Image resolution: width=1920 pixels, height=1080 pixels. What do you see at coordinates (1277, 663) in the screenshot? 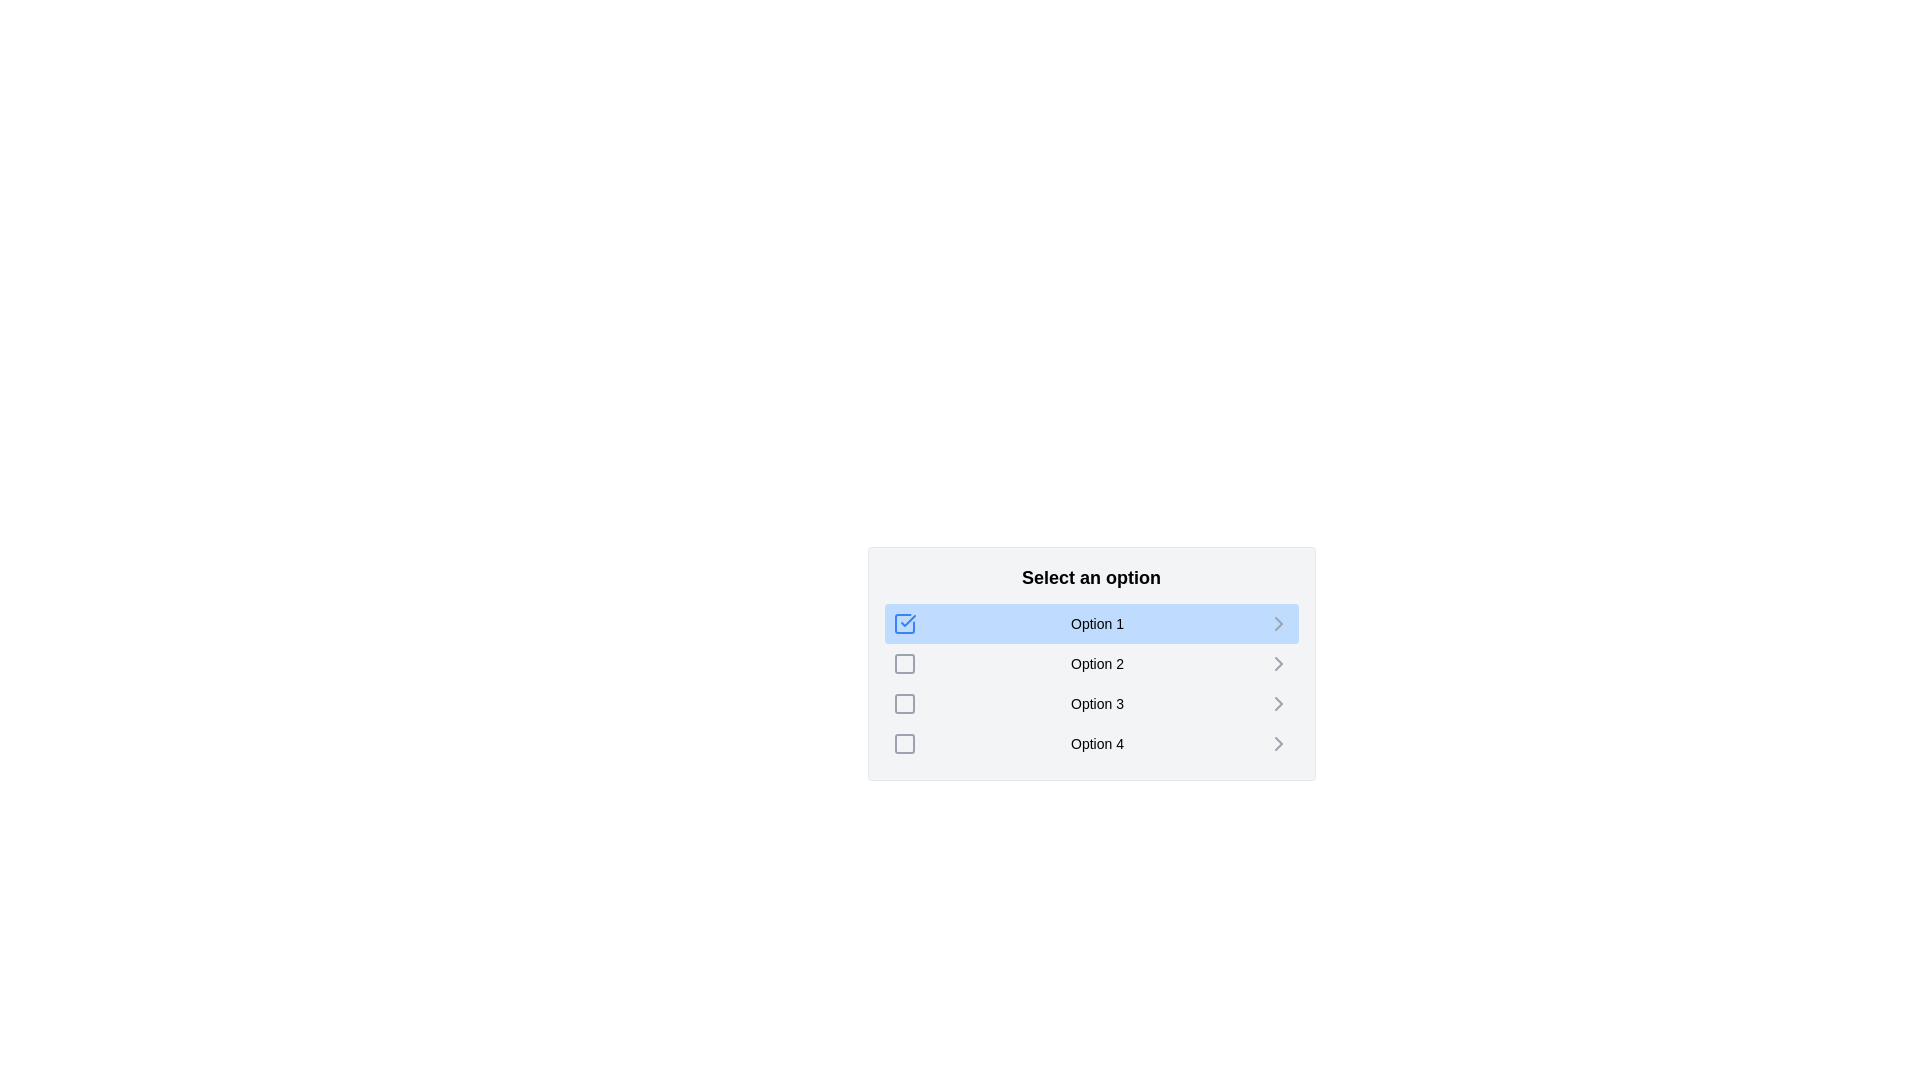
I see `the right-facing chevron icon located at the far-right of the 'Option 2' row` at bounding box center [1277, 663].